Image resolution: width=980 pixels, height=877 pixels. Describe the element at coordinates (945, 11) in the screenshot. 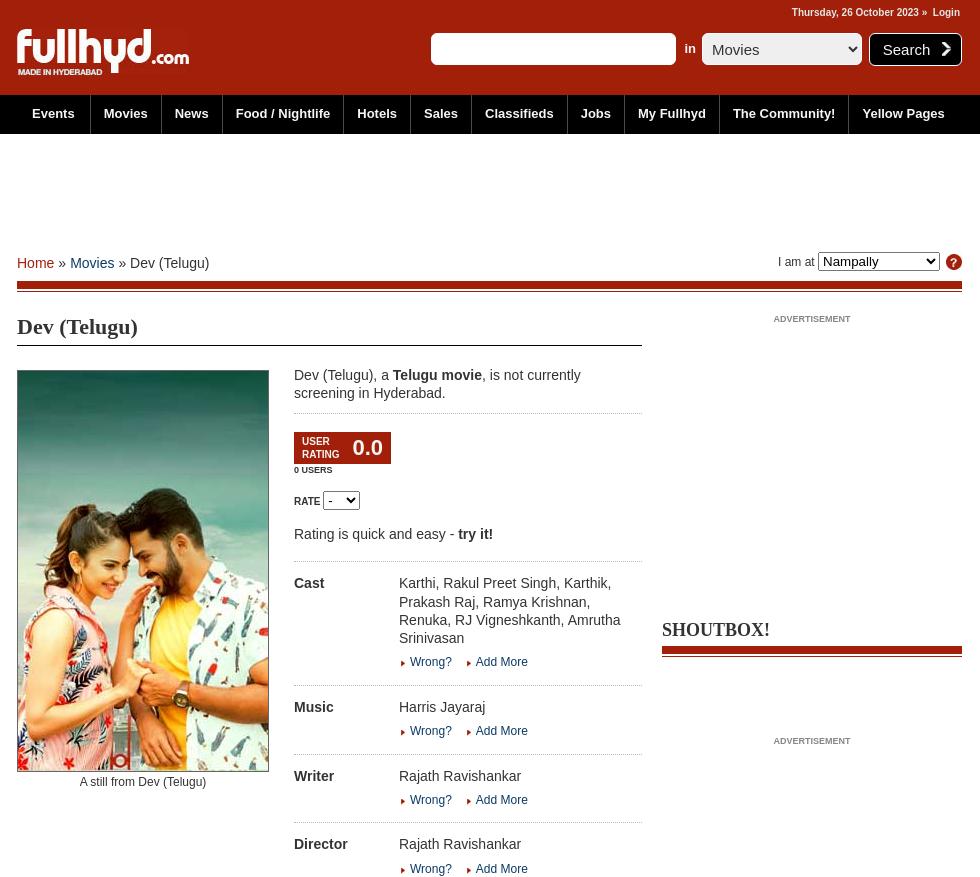

I see `'Login'` at that location.